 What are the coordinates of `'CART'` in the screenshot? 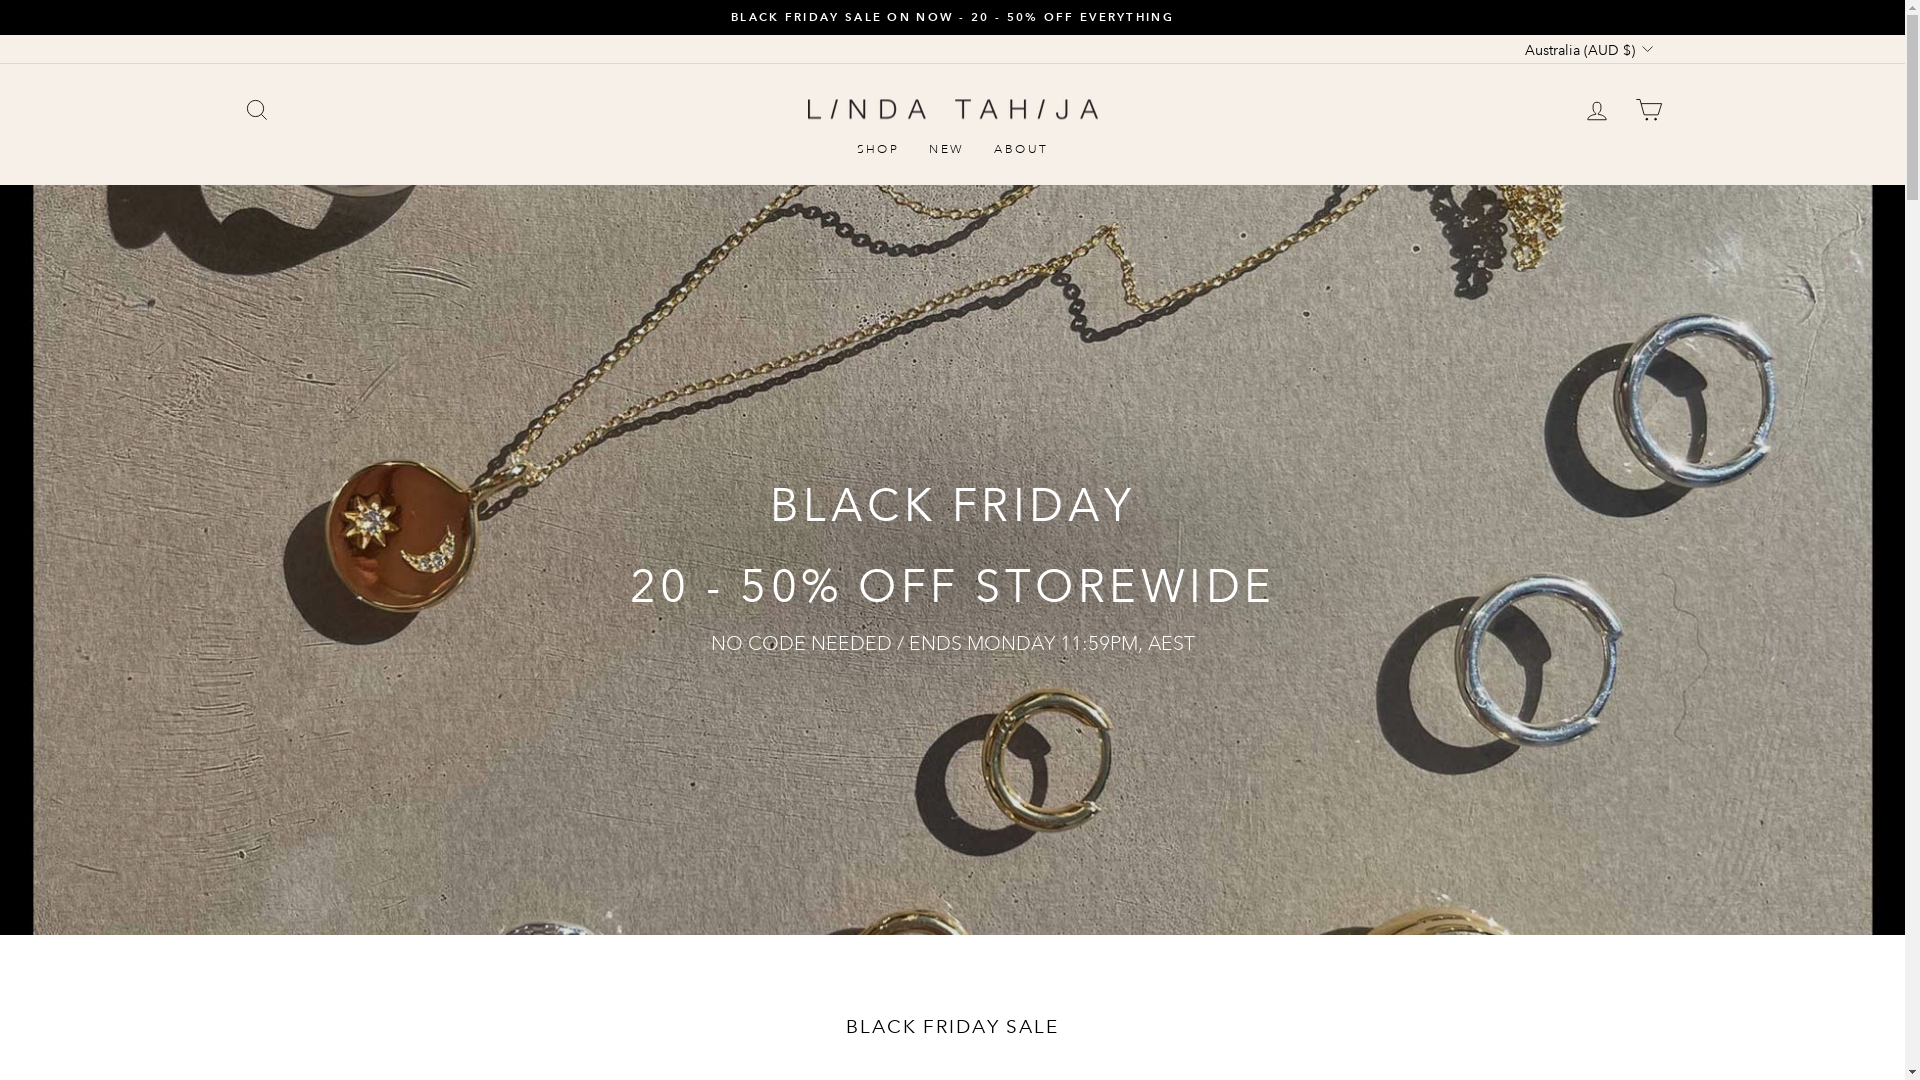 It's located at (1647, 109).